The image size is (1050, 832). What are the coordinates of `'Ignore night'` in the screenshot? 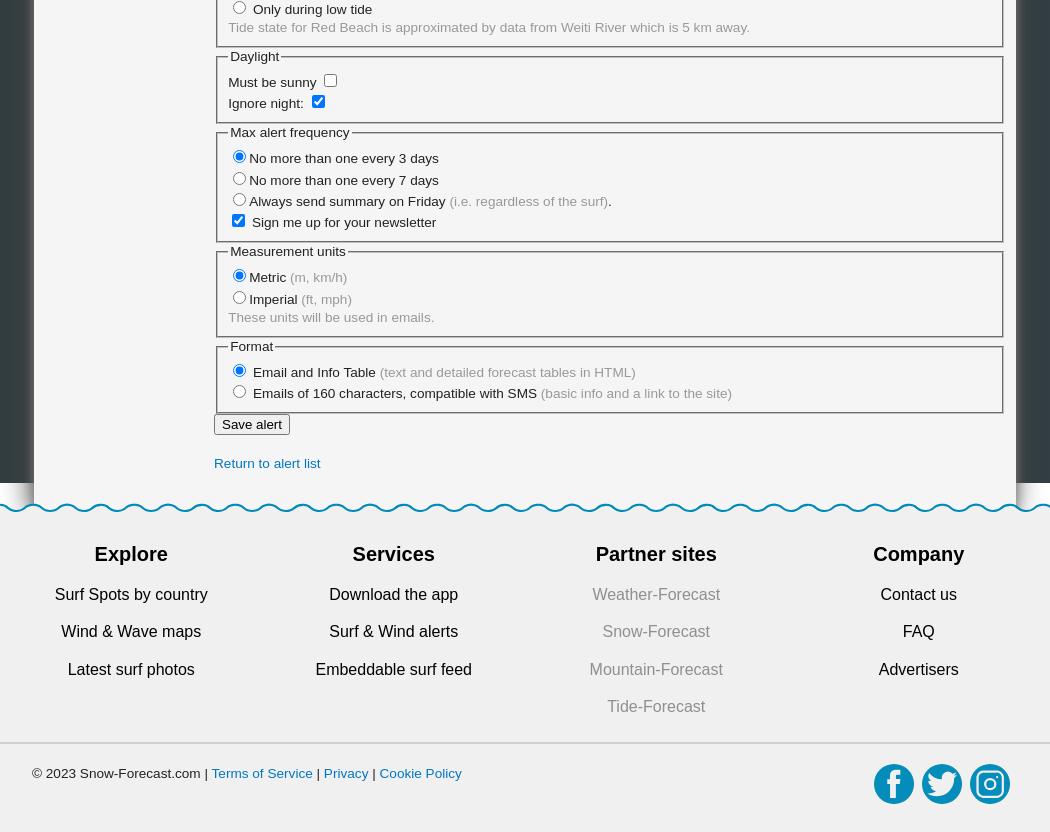 It's located at (262, 102).